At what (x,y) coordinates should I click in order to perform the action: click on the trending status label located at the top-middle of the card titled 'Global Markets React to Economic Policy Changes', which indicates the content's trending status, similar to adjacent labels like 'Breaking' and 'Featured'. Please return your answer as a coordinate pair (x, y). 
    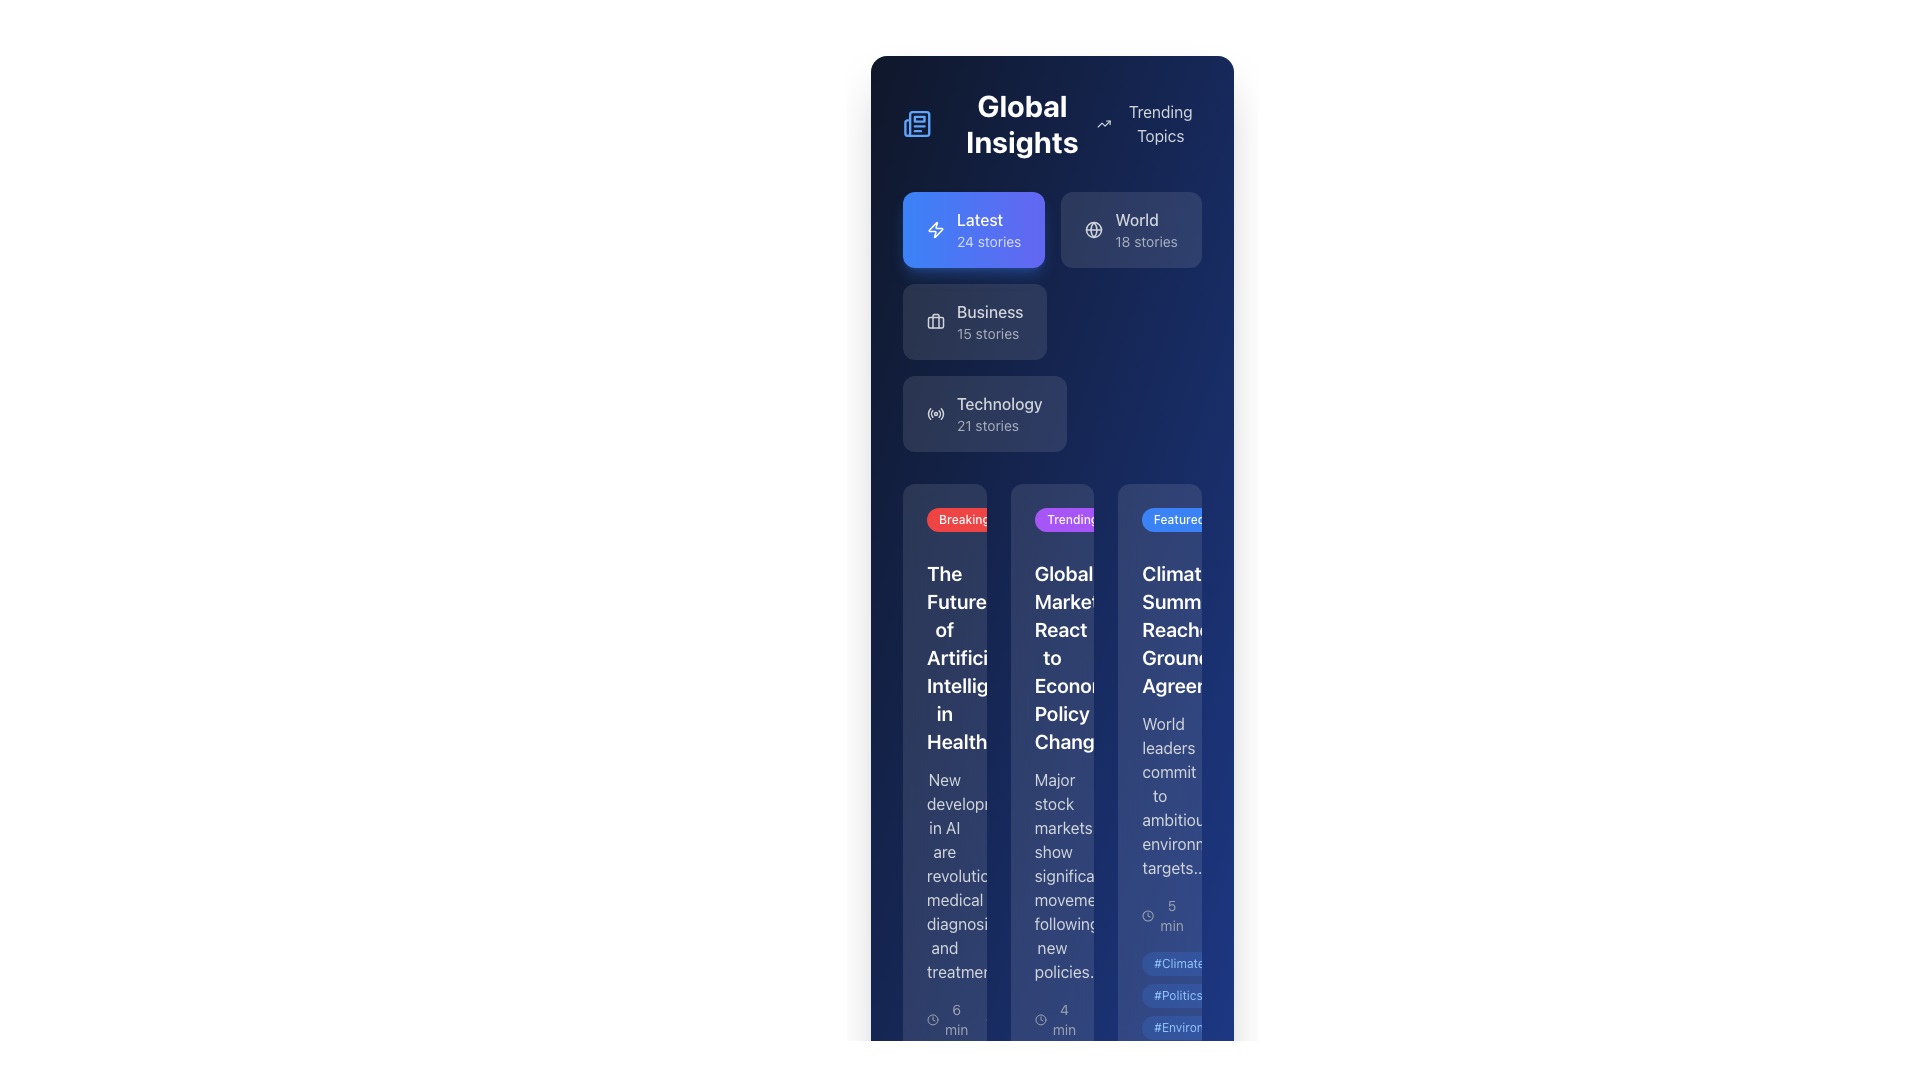
    Looking at the image, I should click on (1051, 524).